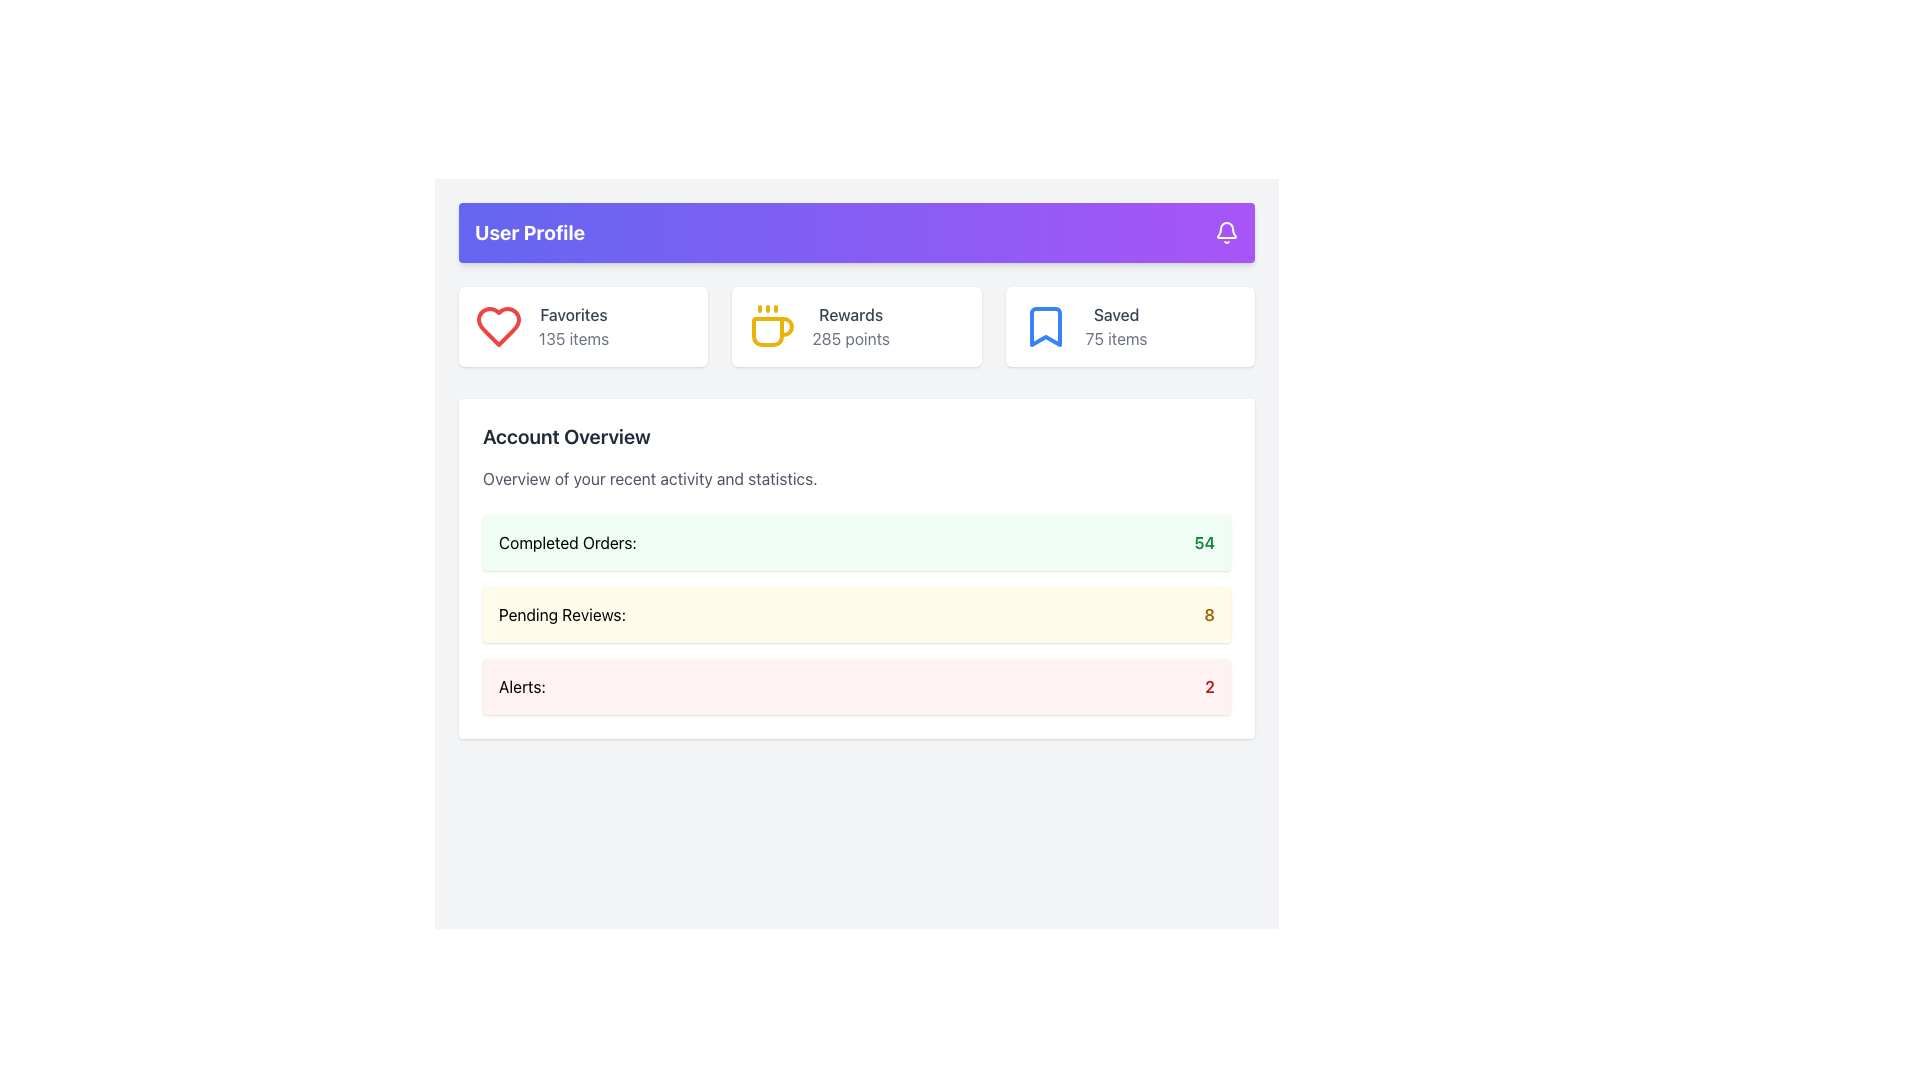 This screenshot has height=1080, width=1920. I want to click on the Informational panel that displays a summary of pending reviews associated with the account, which is the second item in the vertically stacked grid under the 'Account Overview' section, so click(857, 613).